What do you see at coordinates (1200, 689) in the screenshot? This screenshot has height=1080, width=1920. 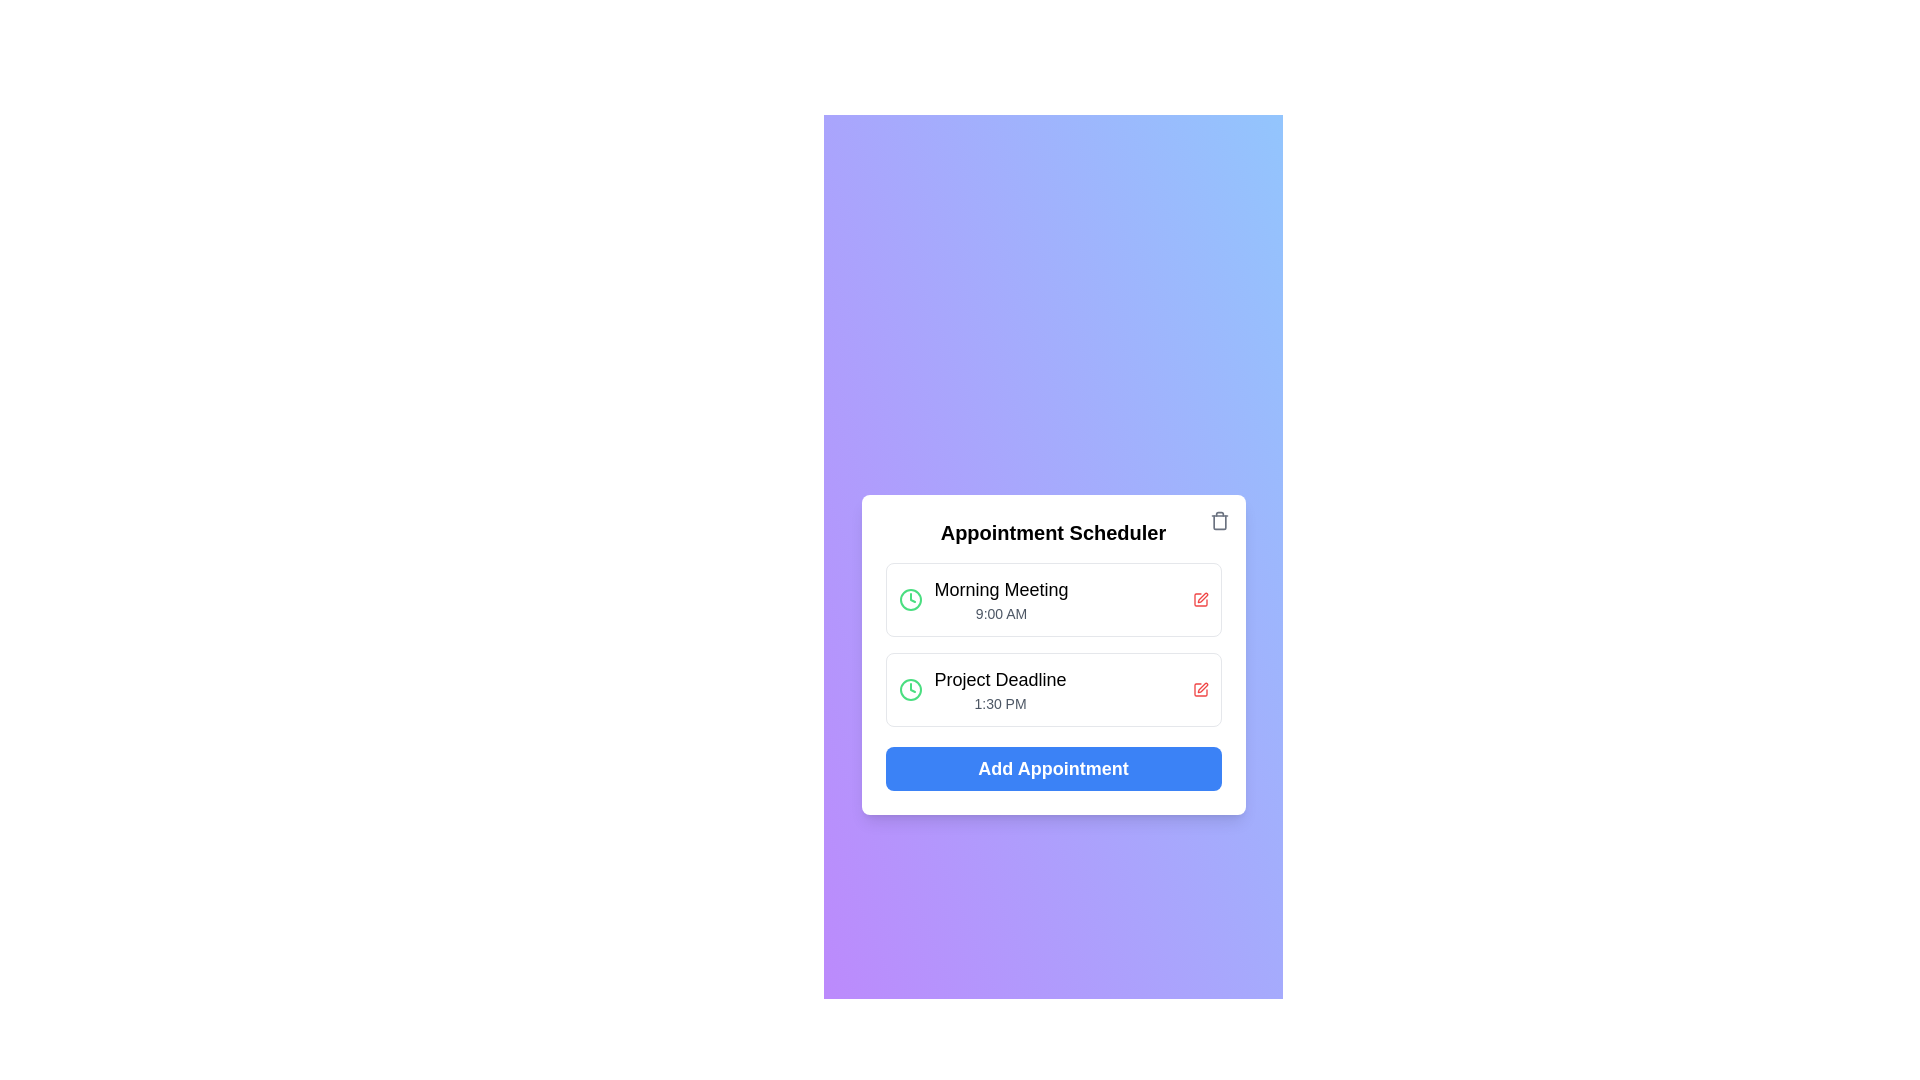 I see `the editing action icon for the 'Project Deadline' entry in the second item of the 'Appointment Scheduler' list to initiate editing` at bounding box center [1200, 689].